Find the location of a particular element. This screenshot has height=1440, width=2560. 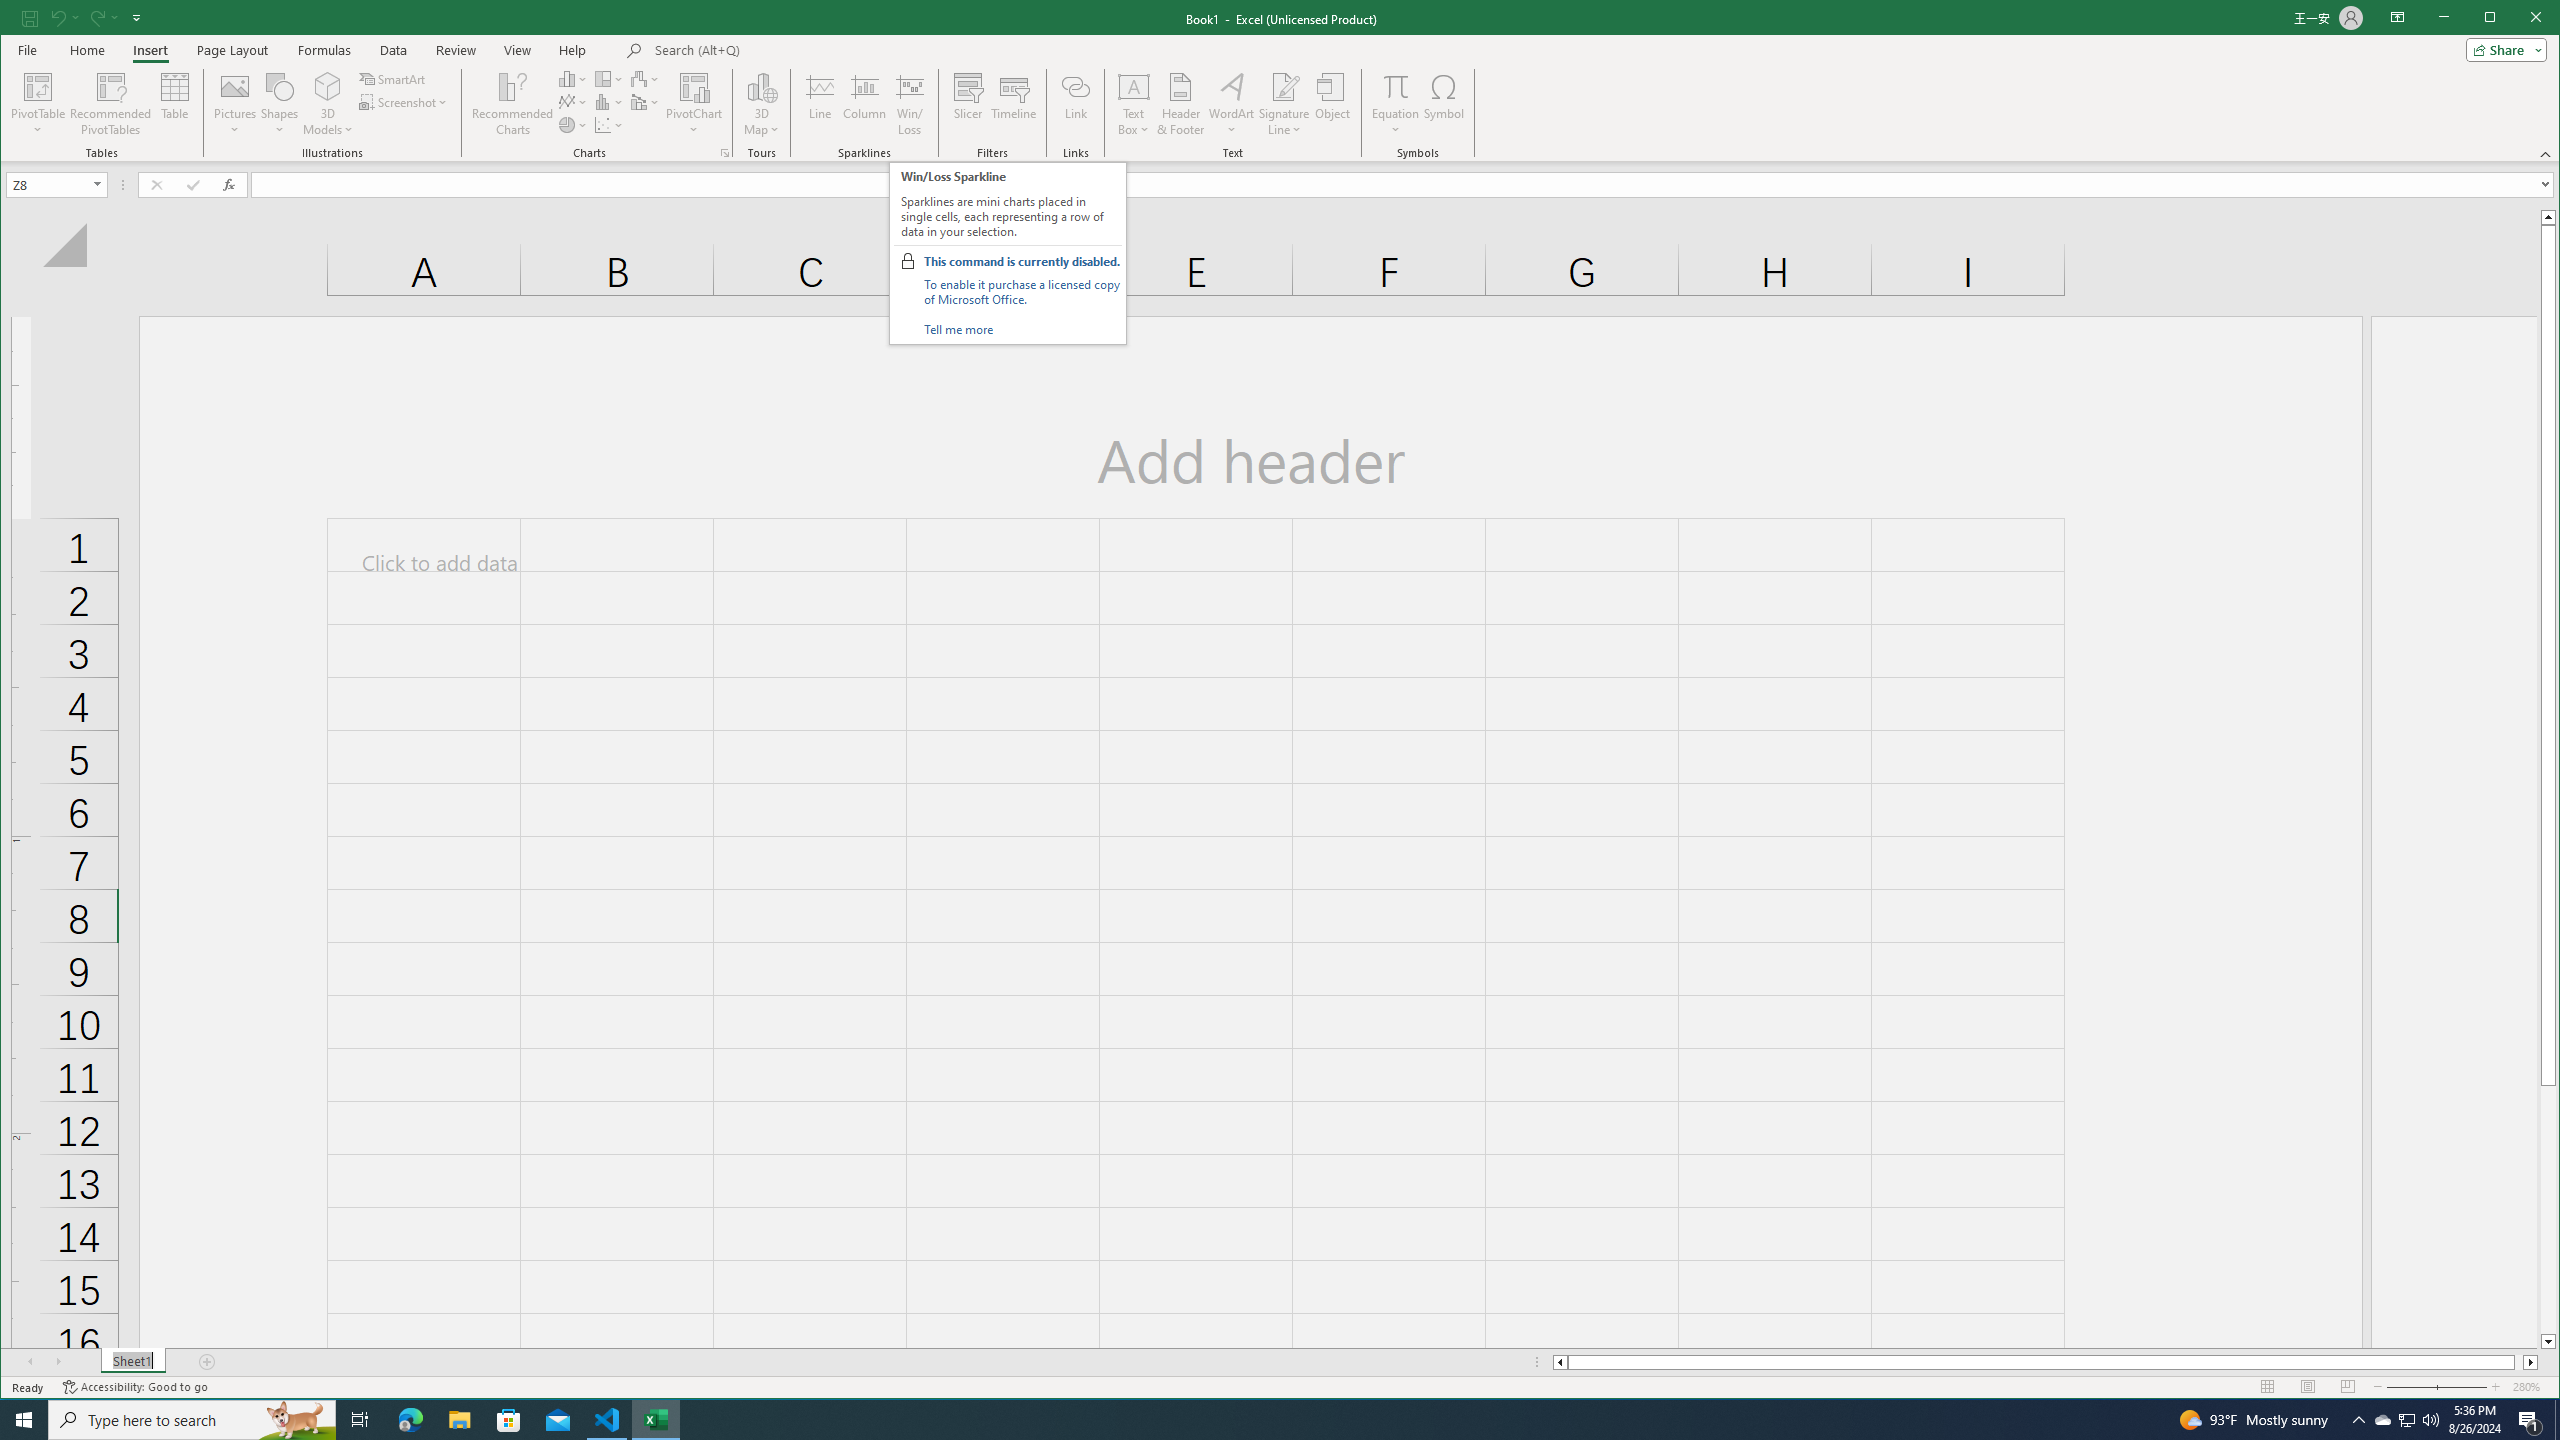

'Action Center, 1 new notification' is located at coordinates (2530, 1418).